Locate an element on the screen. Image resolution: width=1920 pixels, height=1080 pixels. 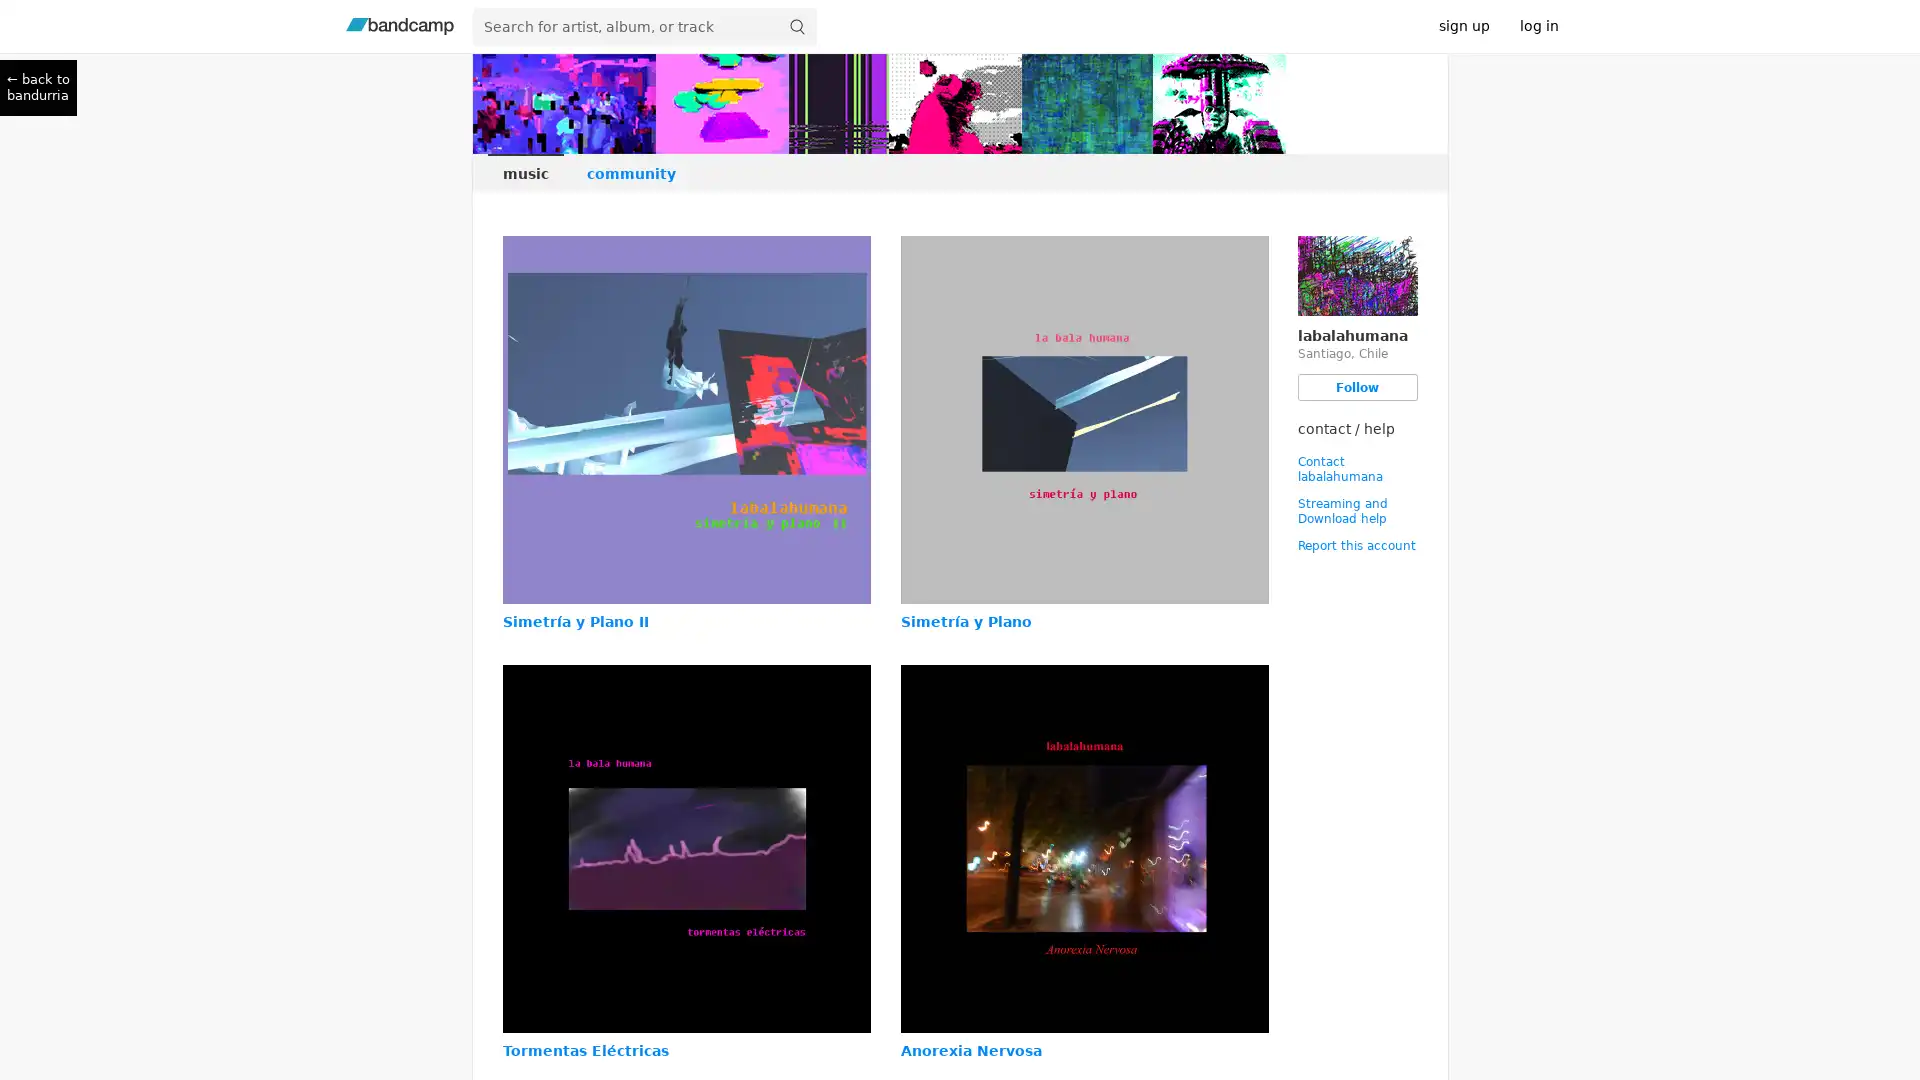
Follow is located at coordinates (1357, 387).